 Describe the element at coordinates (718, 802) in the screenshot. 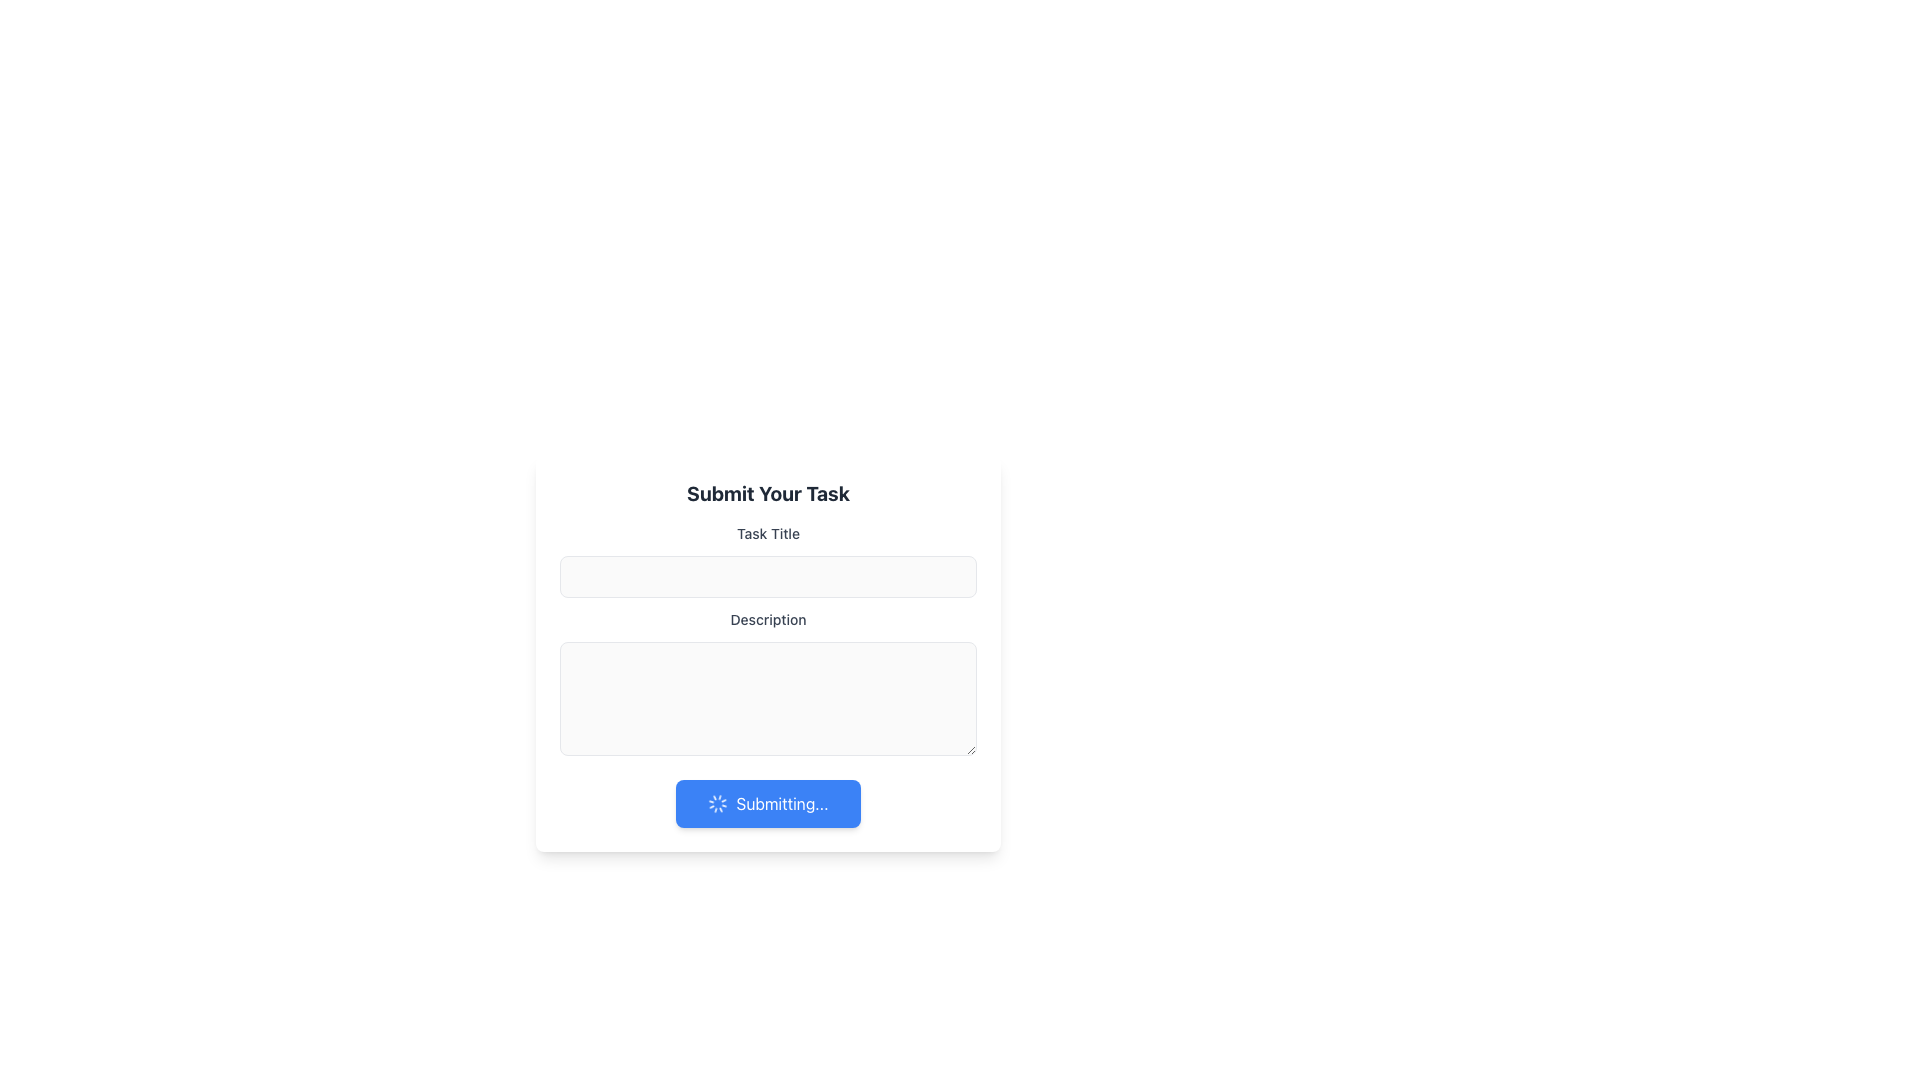

I see `the spinner icon located within the 'Submit Task' form, specifically to the left of the text 'Submitting...' in the button at the bottom center of the form` at that location.